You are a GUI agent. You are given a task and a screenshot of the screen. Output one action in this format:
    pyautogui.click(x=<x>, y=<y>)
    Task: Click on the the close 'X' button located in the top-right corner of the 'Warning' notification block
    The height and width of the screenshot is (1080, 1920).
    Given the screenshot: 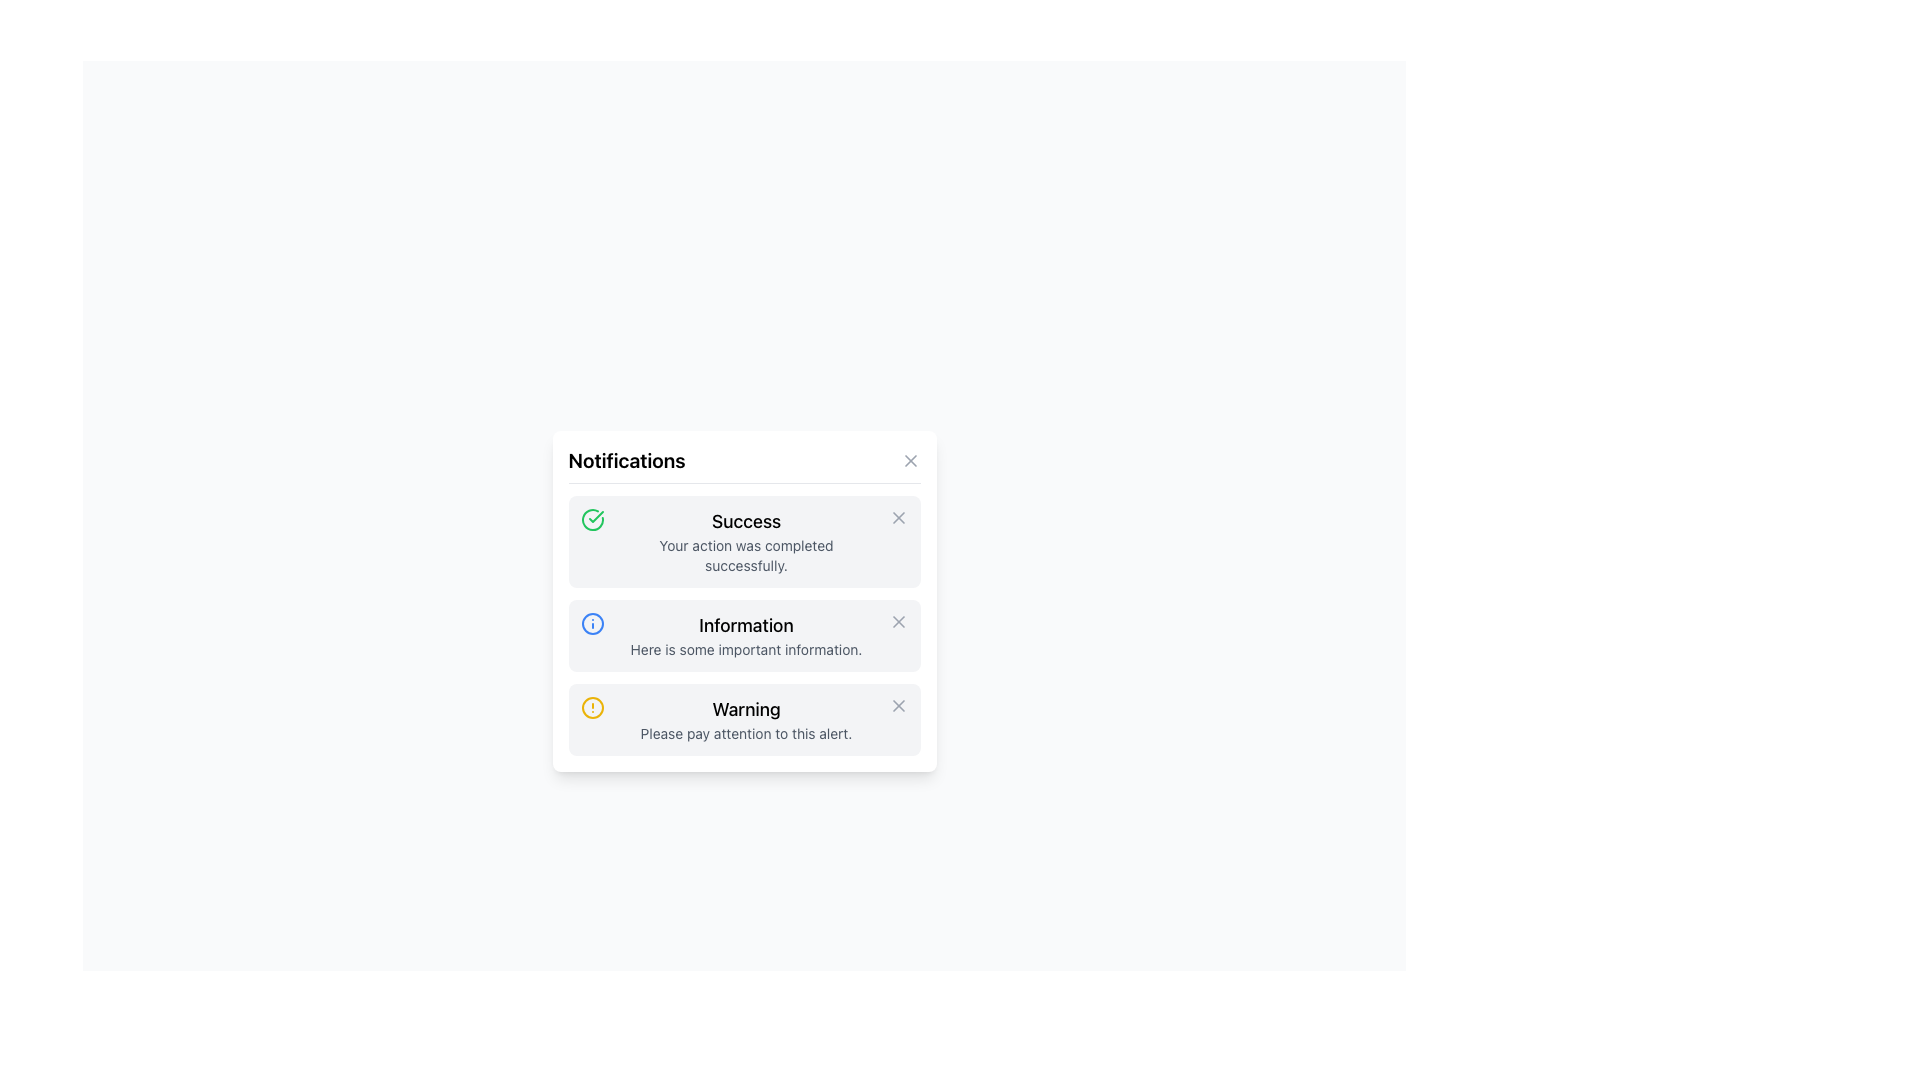 What is the action you would take?
    pyautogui.click(x=897, y=704)
    